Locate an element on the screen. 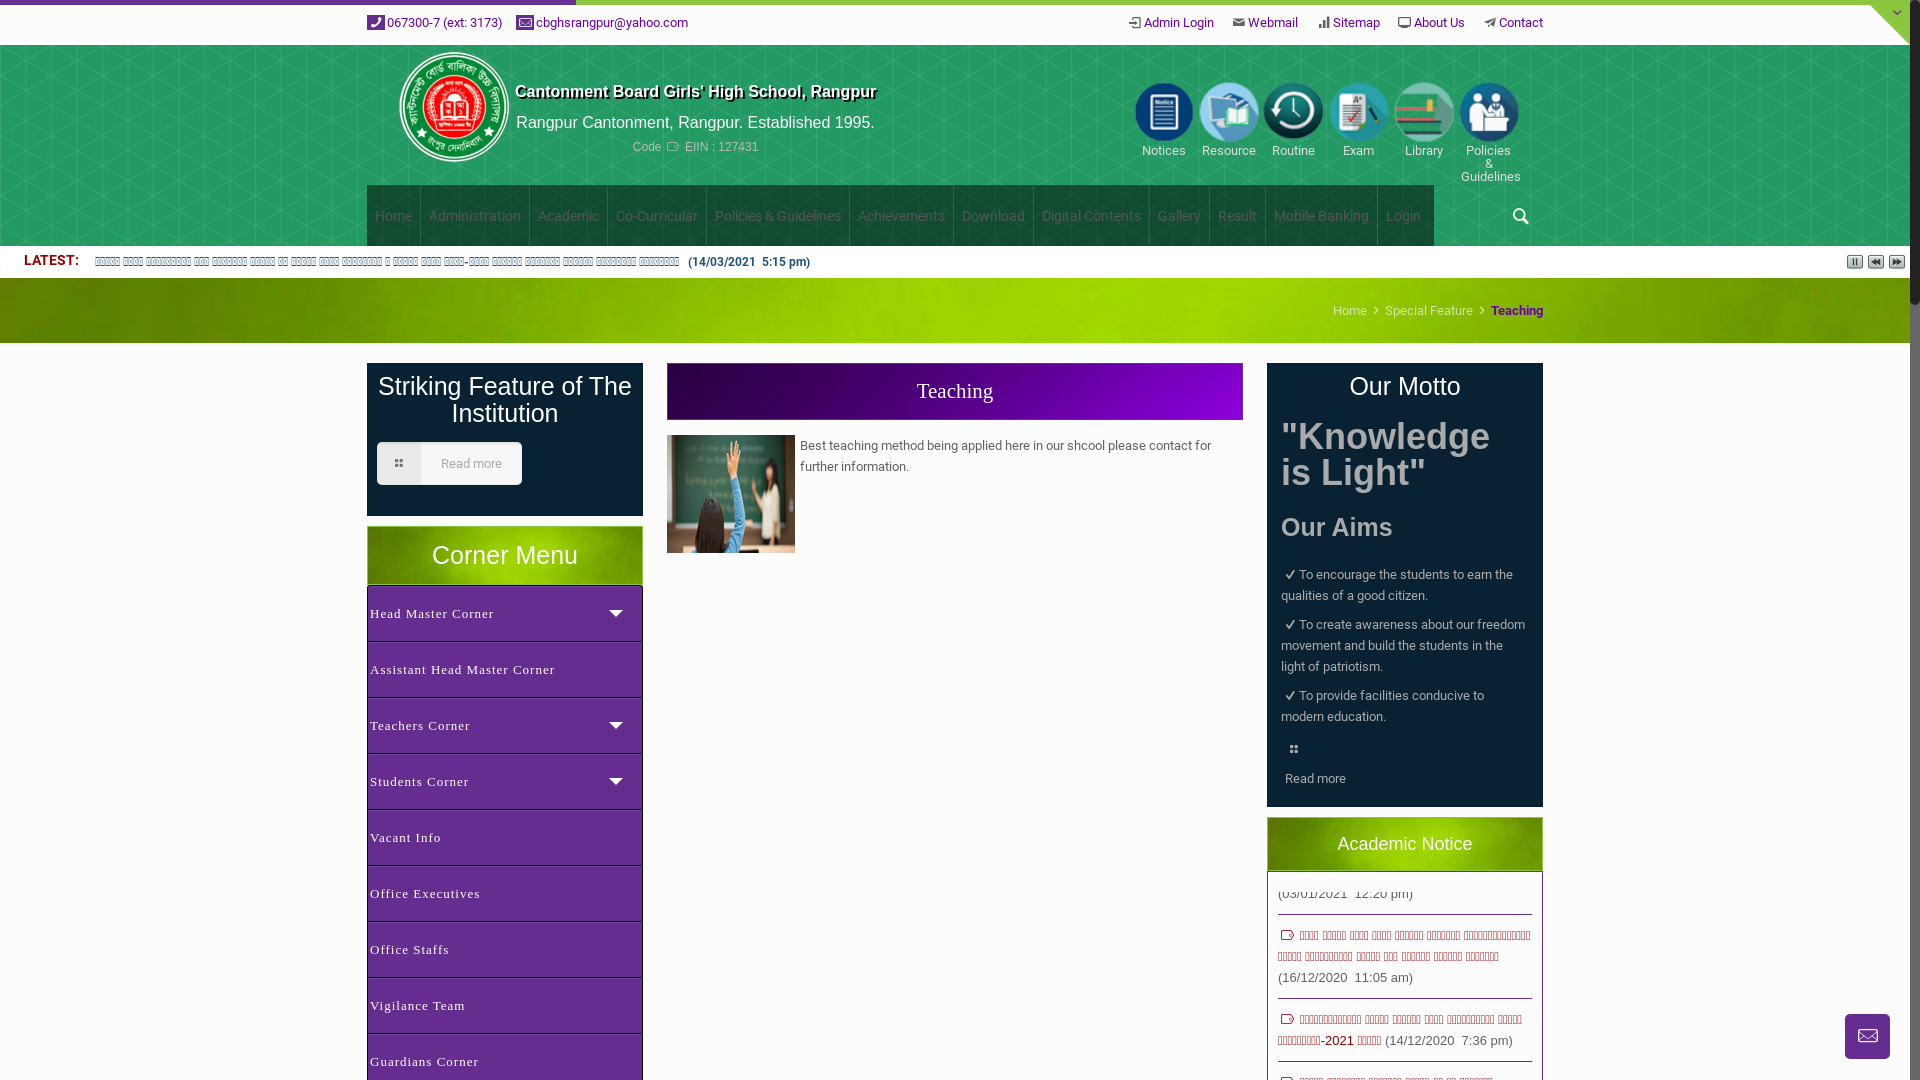 The image size is (1920, 1080). 'Vacant Info' is located at coordinates (504, 837).